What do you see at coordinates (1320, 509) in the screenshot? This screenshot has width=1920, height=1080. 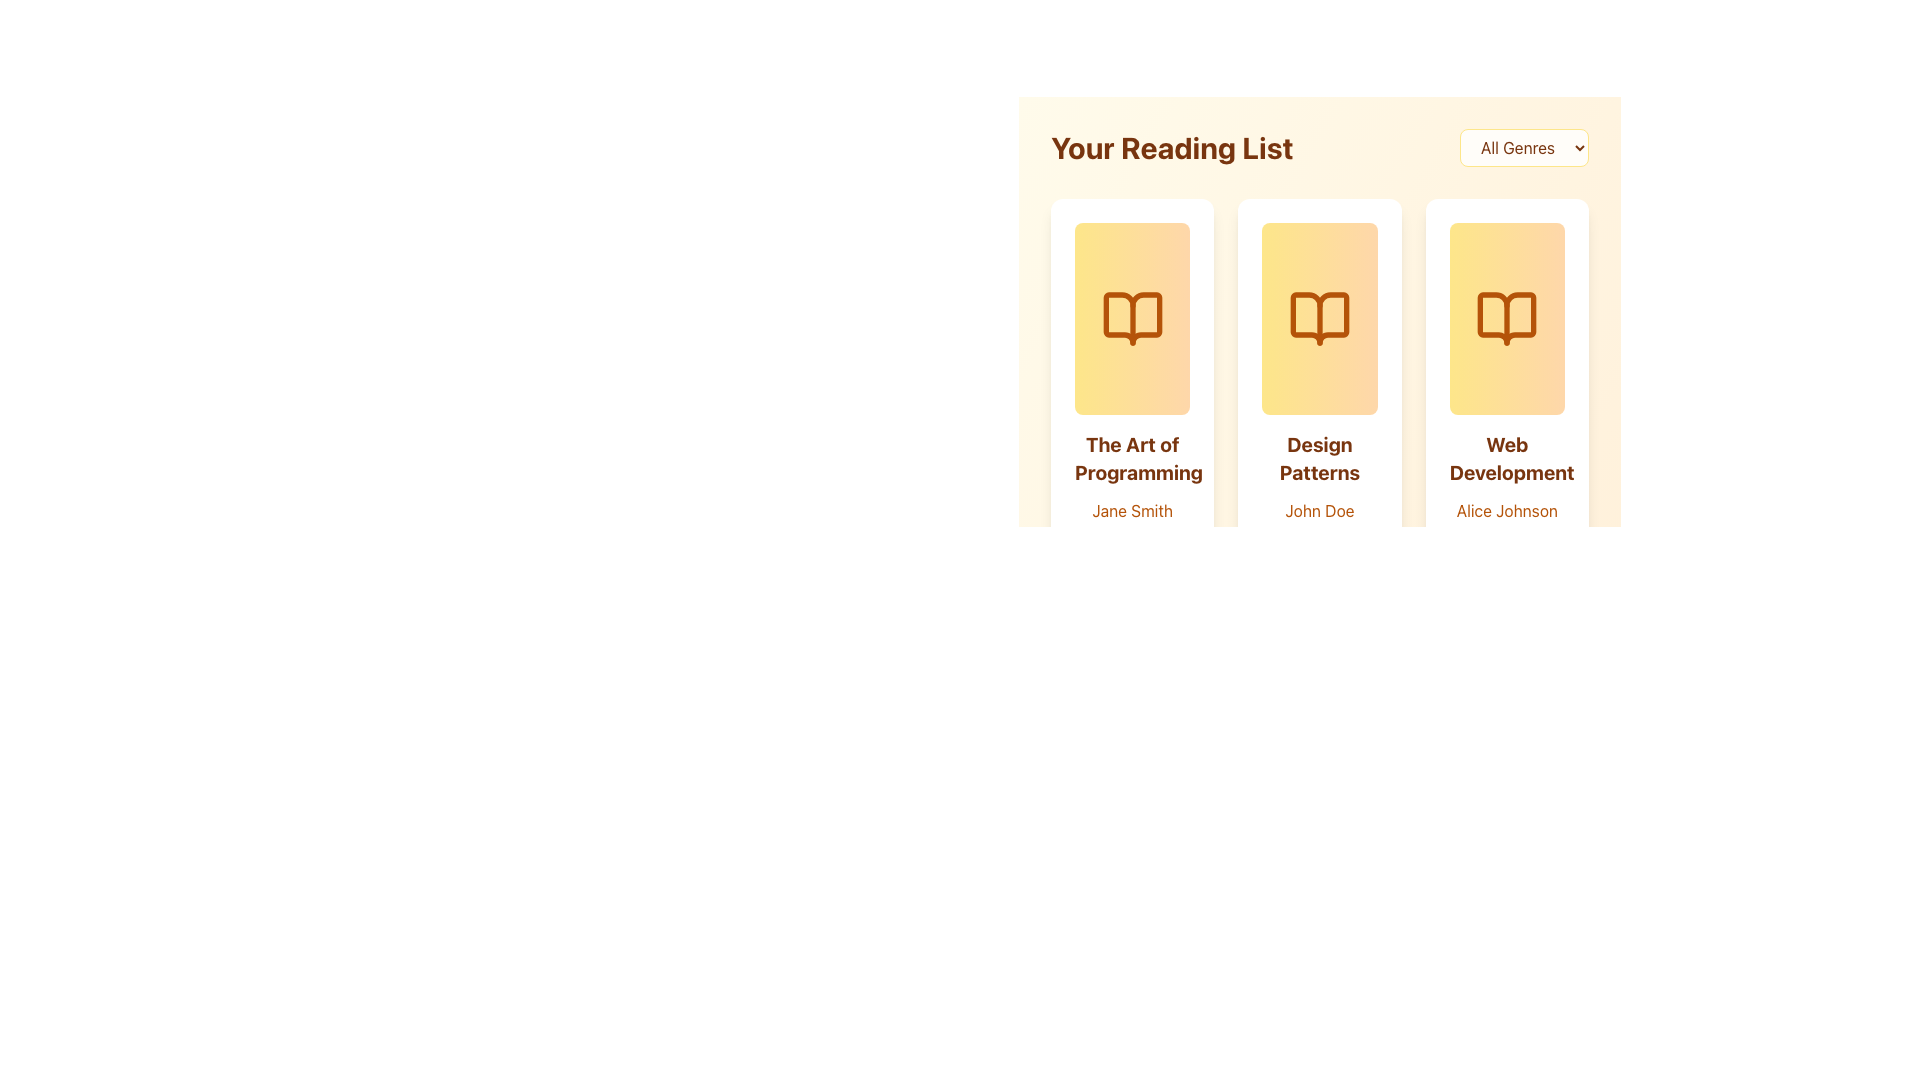 I see `the static text 'John Doe' displayed in a brownish amber font, located below the title 'Design Patterns' in the second column of the reading list card` at bounding box center [1320, 509].